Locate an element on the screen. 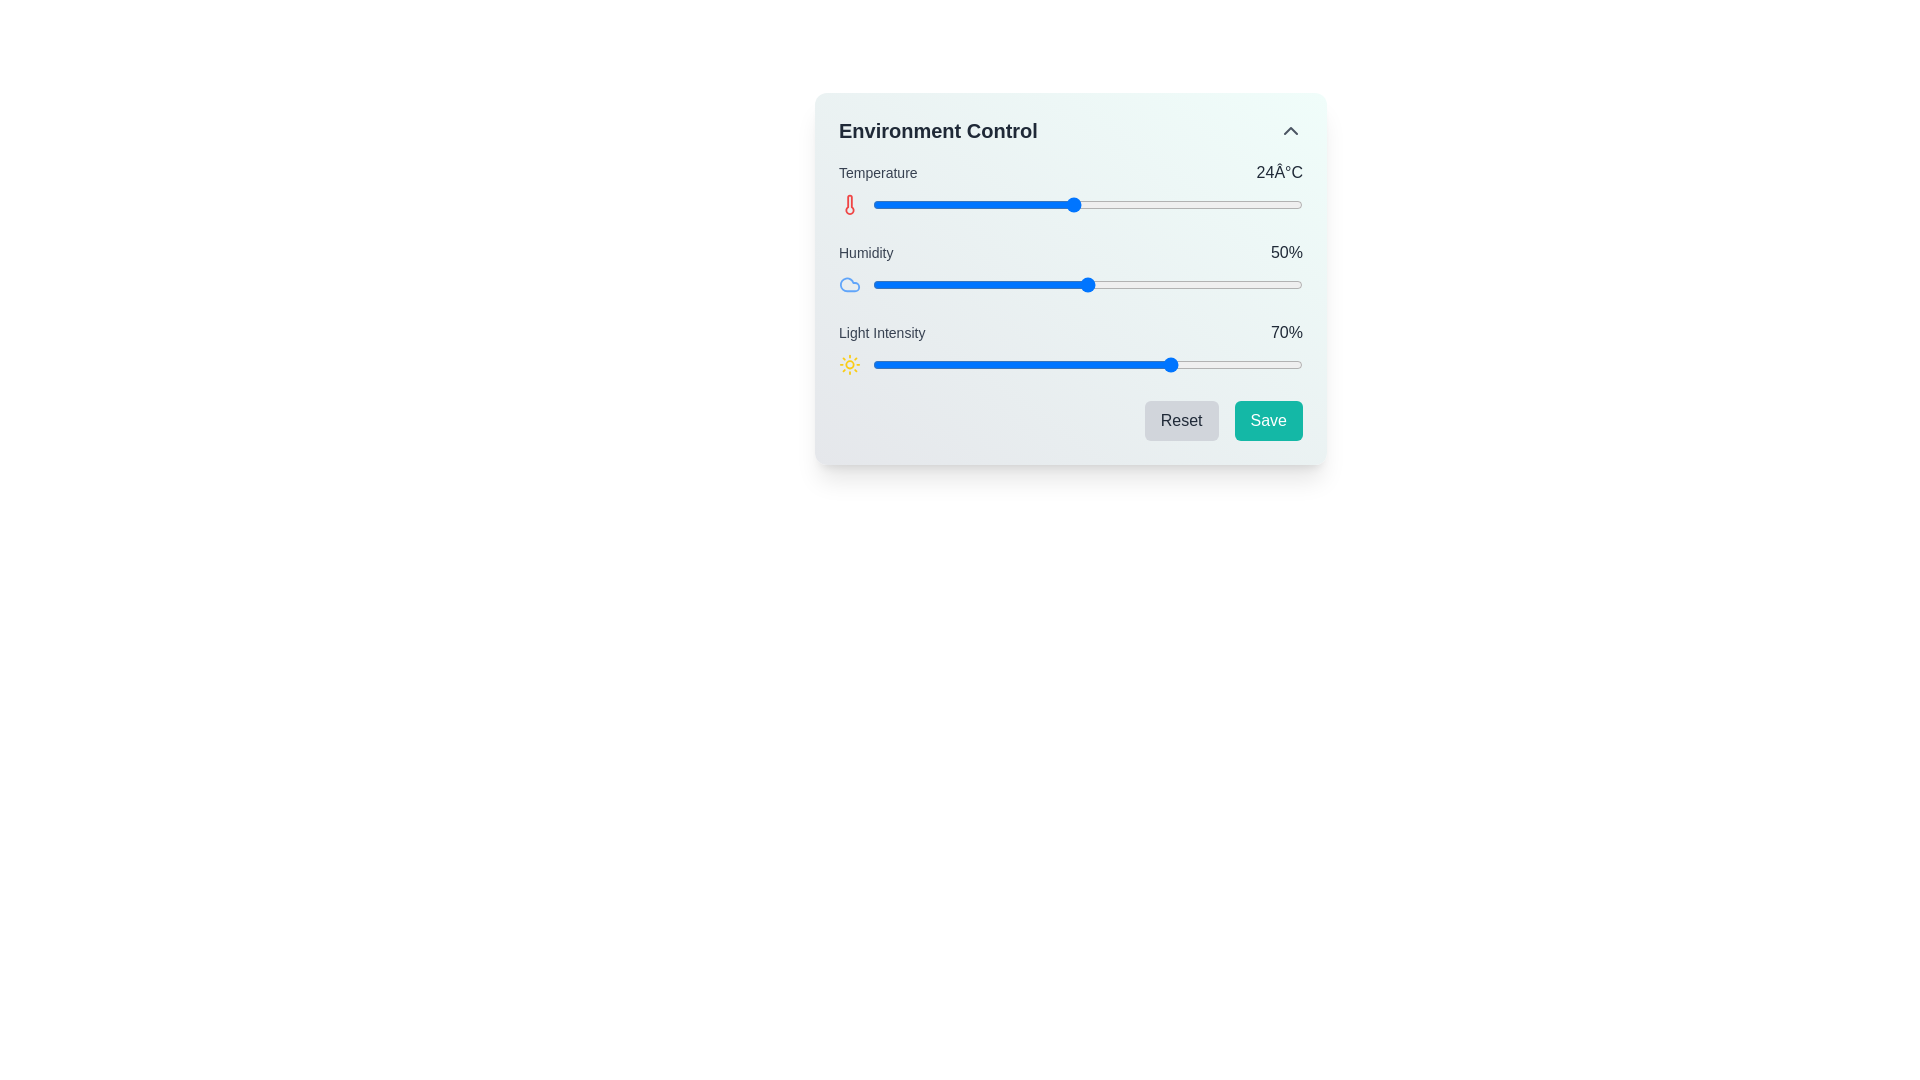 This screenshot has width=1920, height=1080. the temperature slider is located at coordinates (886, 204).